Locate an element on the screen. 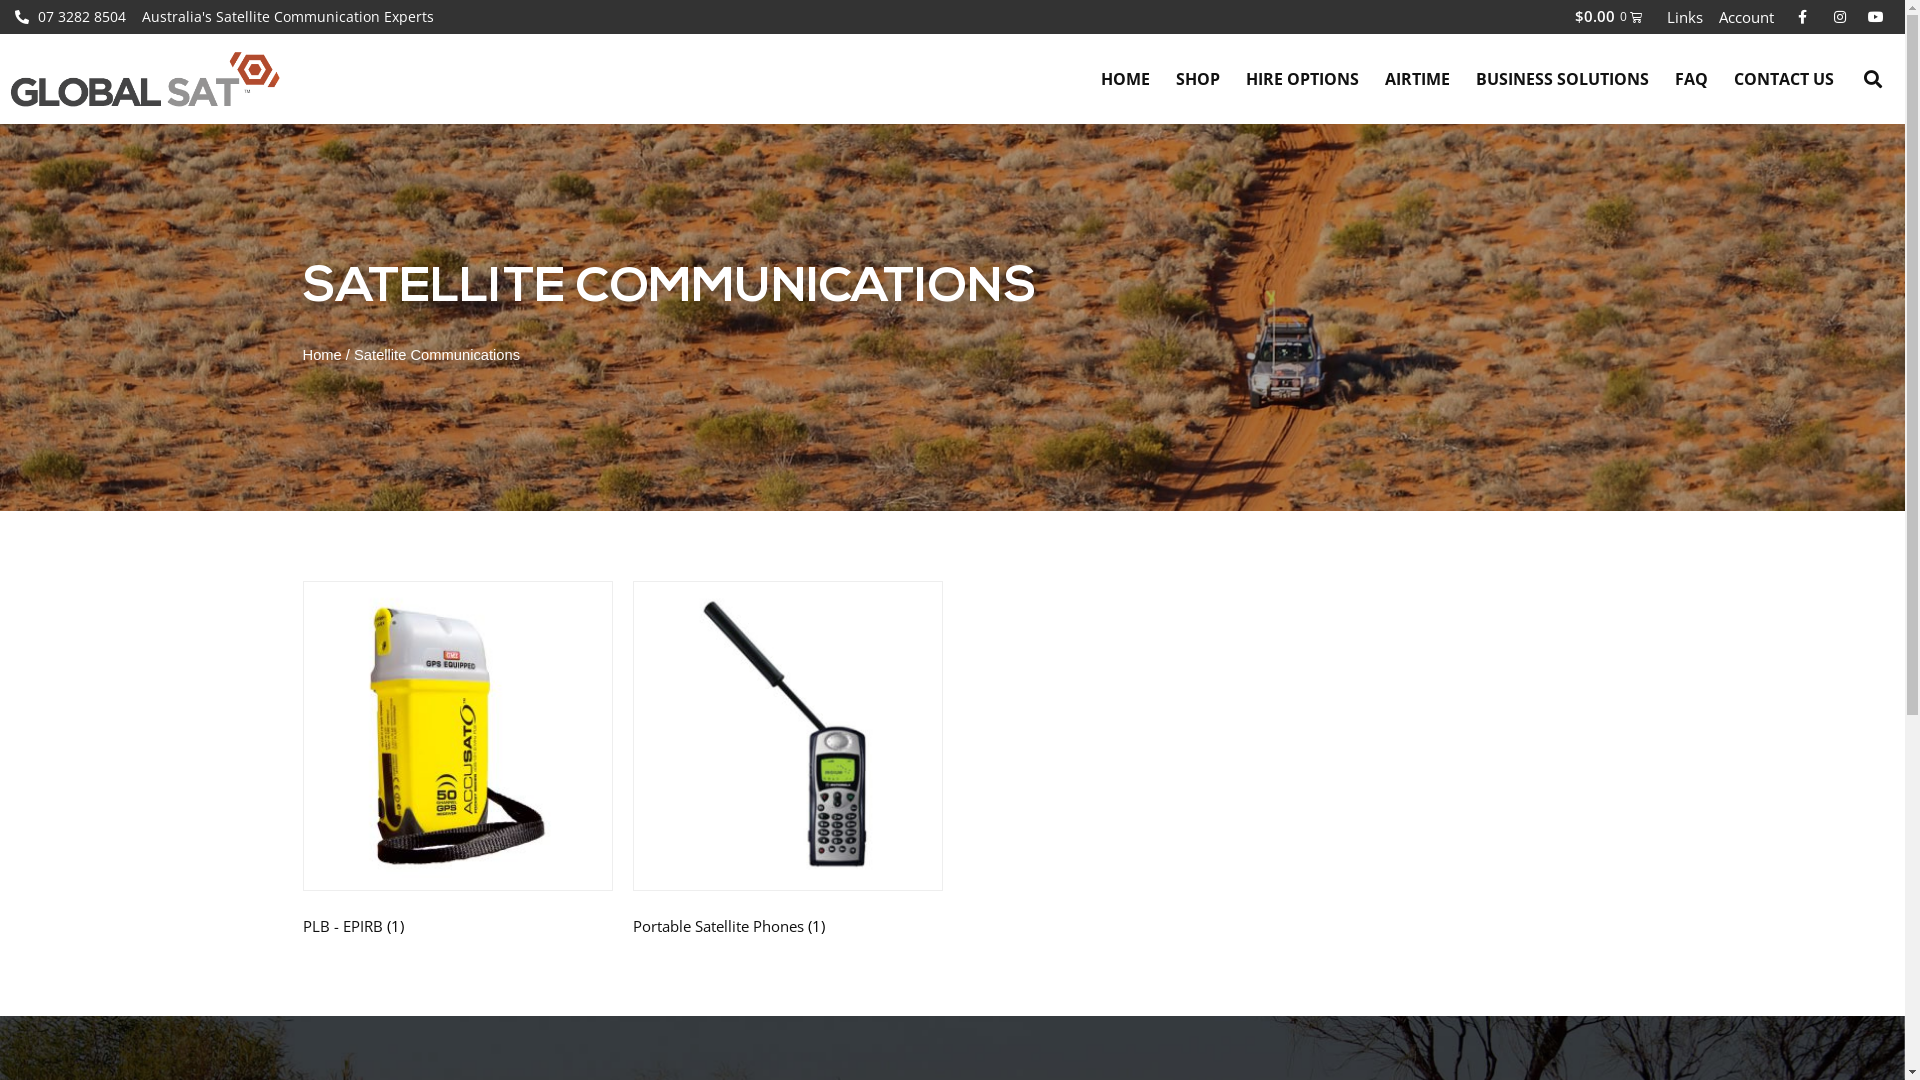 The width and height of the screenshot is (1920, 1080). 'FAQ' is located at coordinates (1690, 77).